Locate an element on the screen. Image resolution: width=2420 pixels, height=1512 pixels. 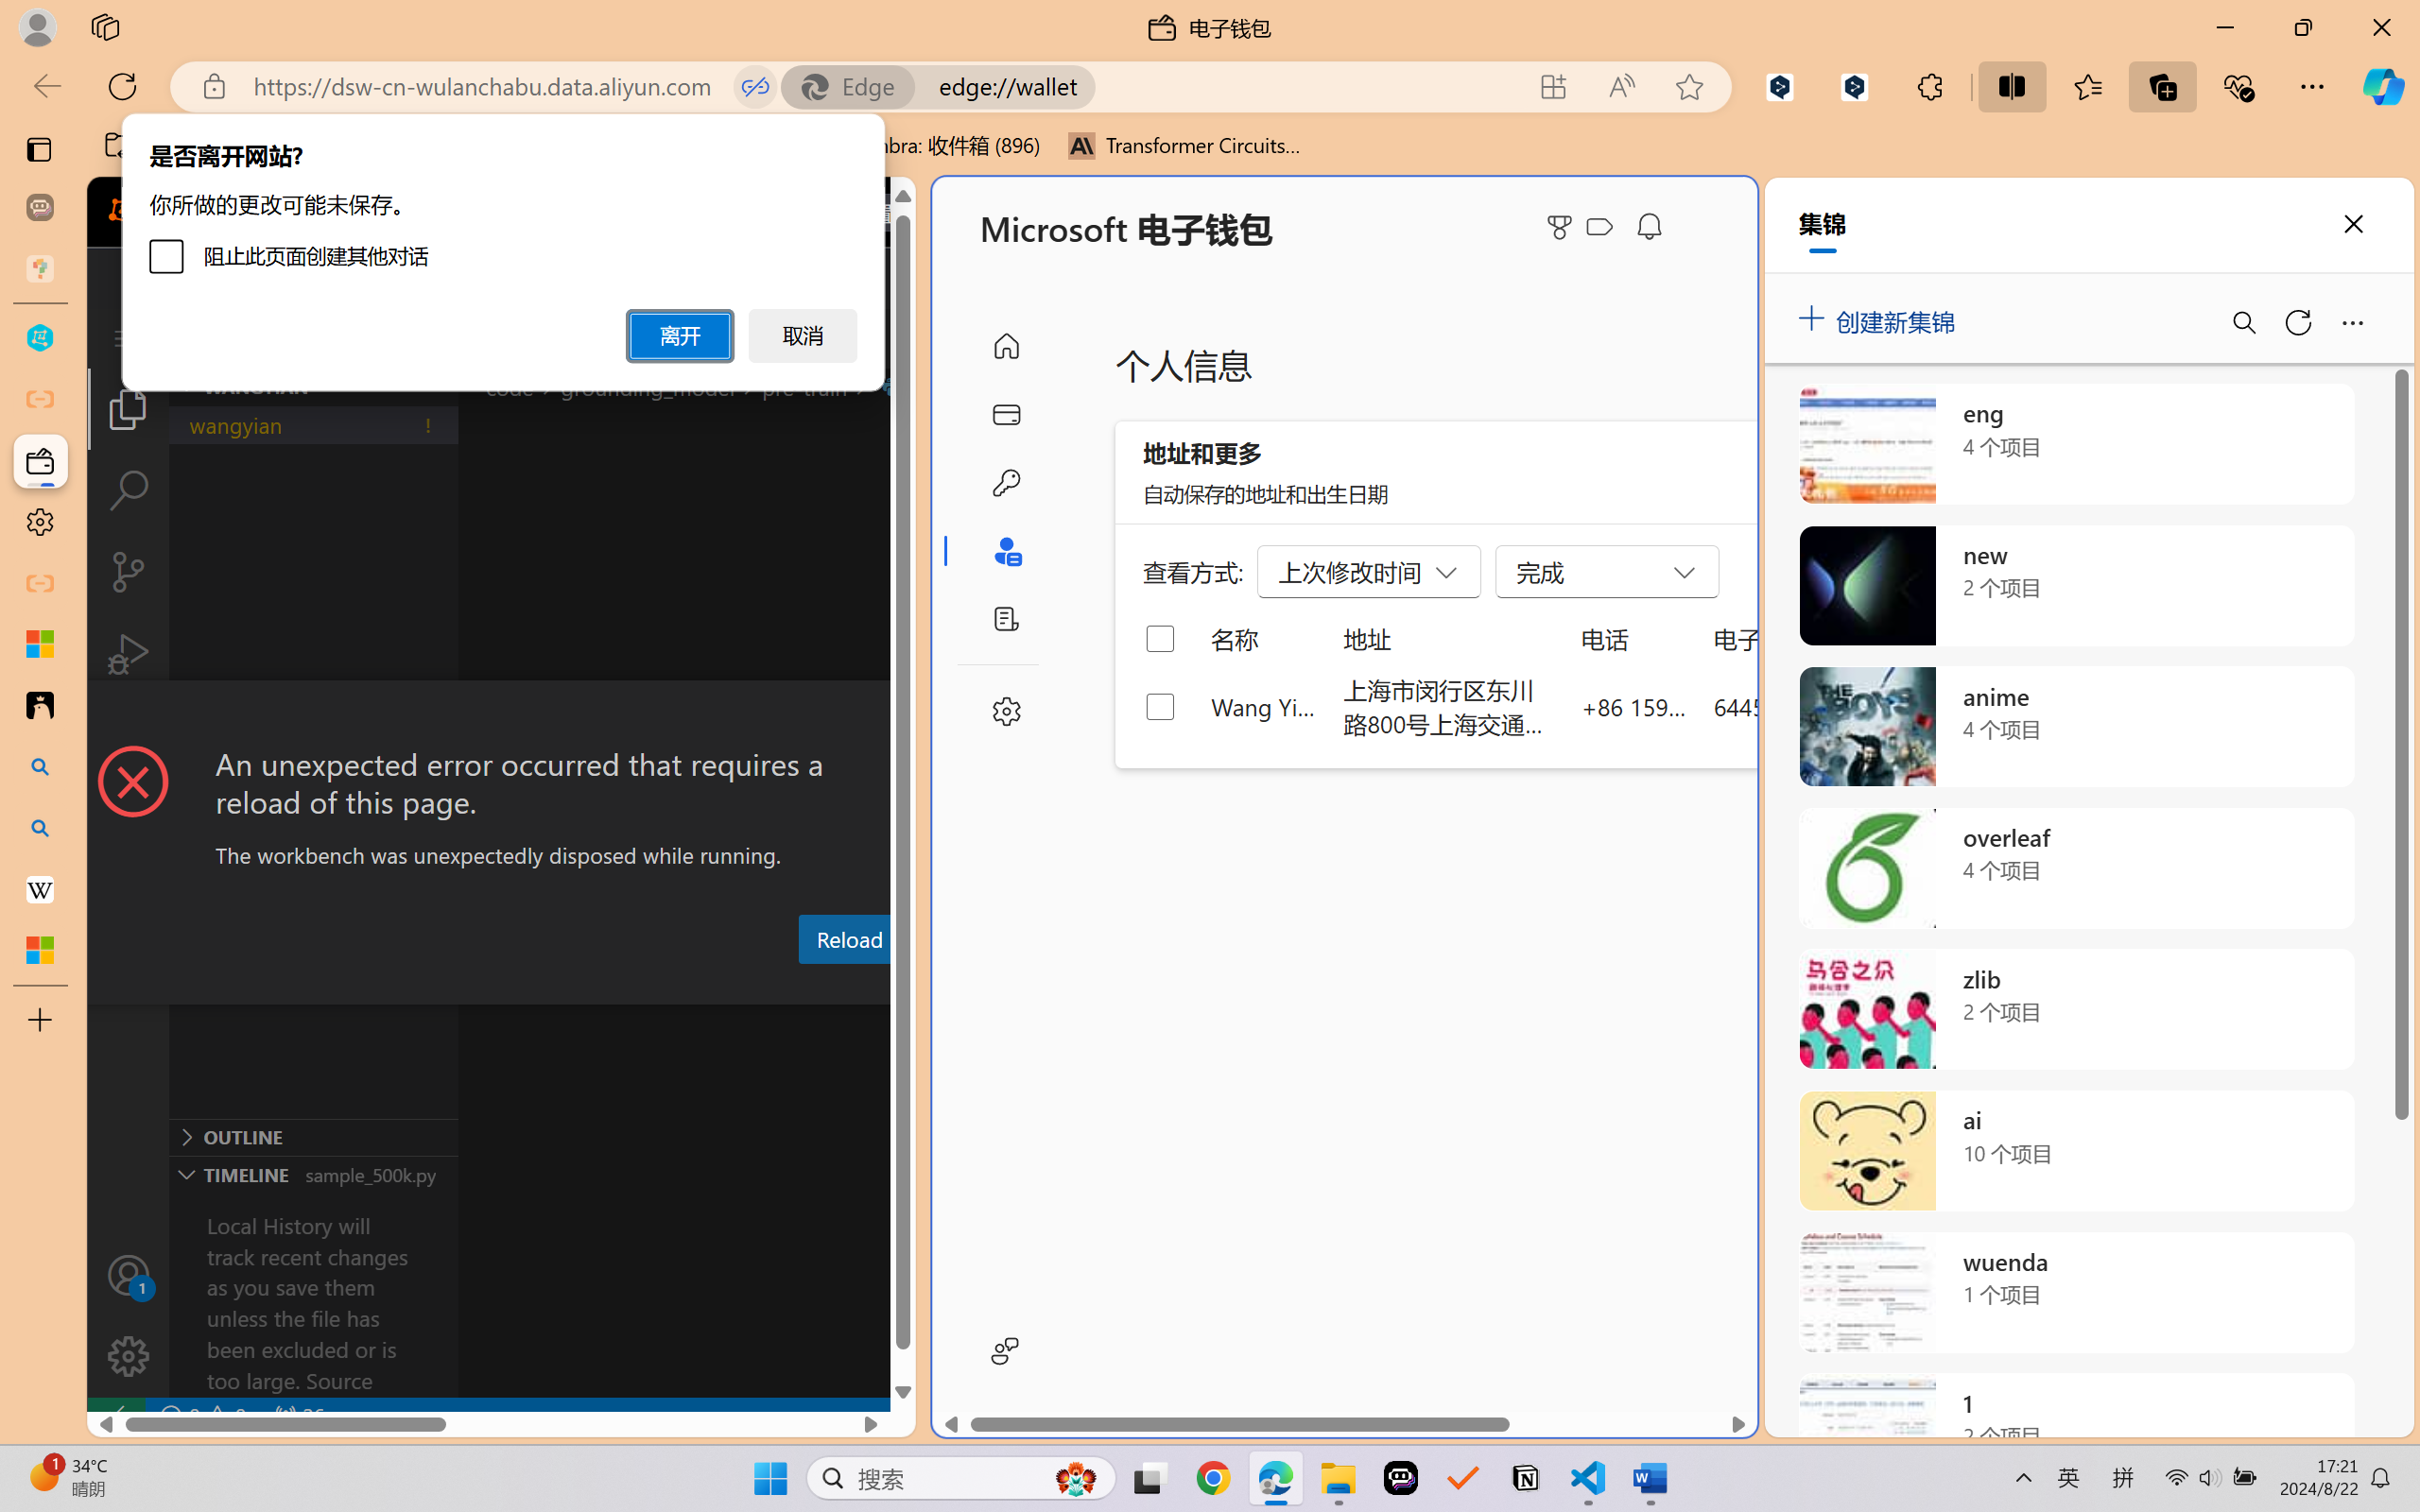
'Microsoft Rewards' is located at coordinates (1563, 227).